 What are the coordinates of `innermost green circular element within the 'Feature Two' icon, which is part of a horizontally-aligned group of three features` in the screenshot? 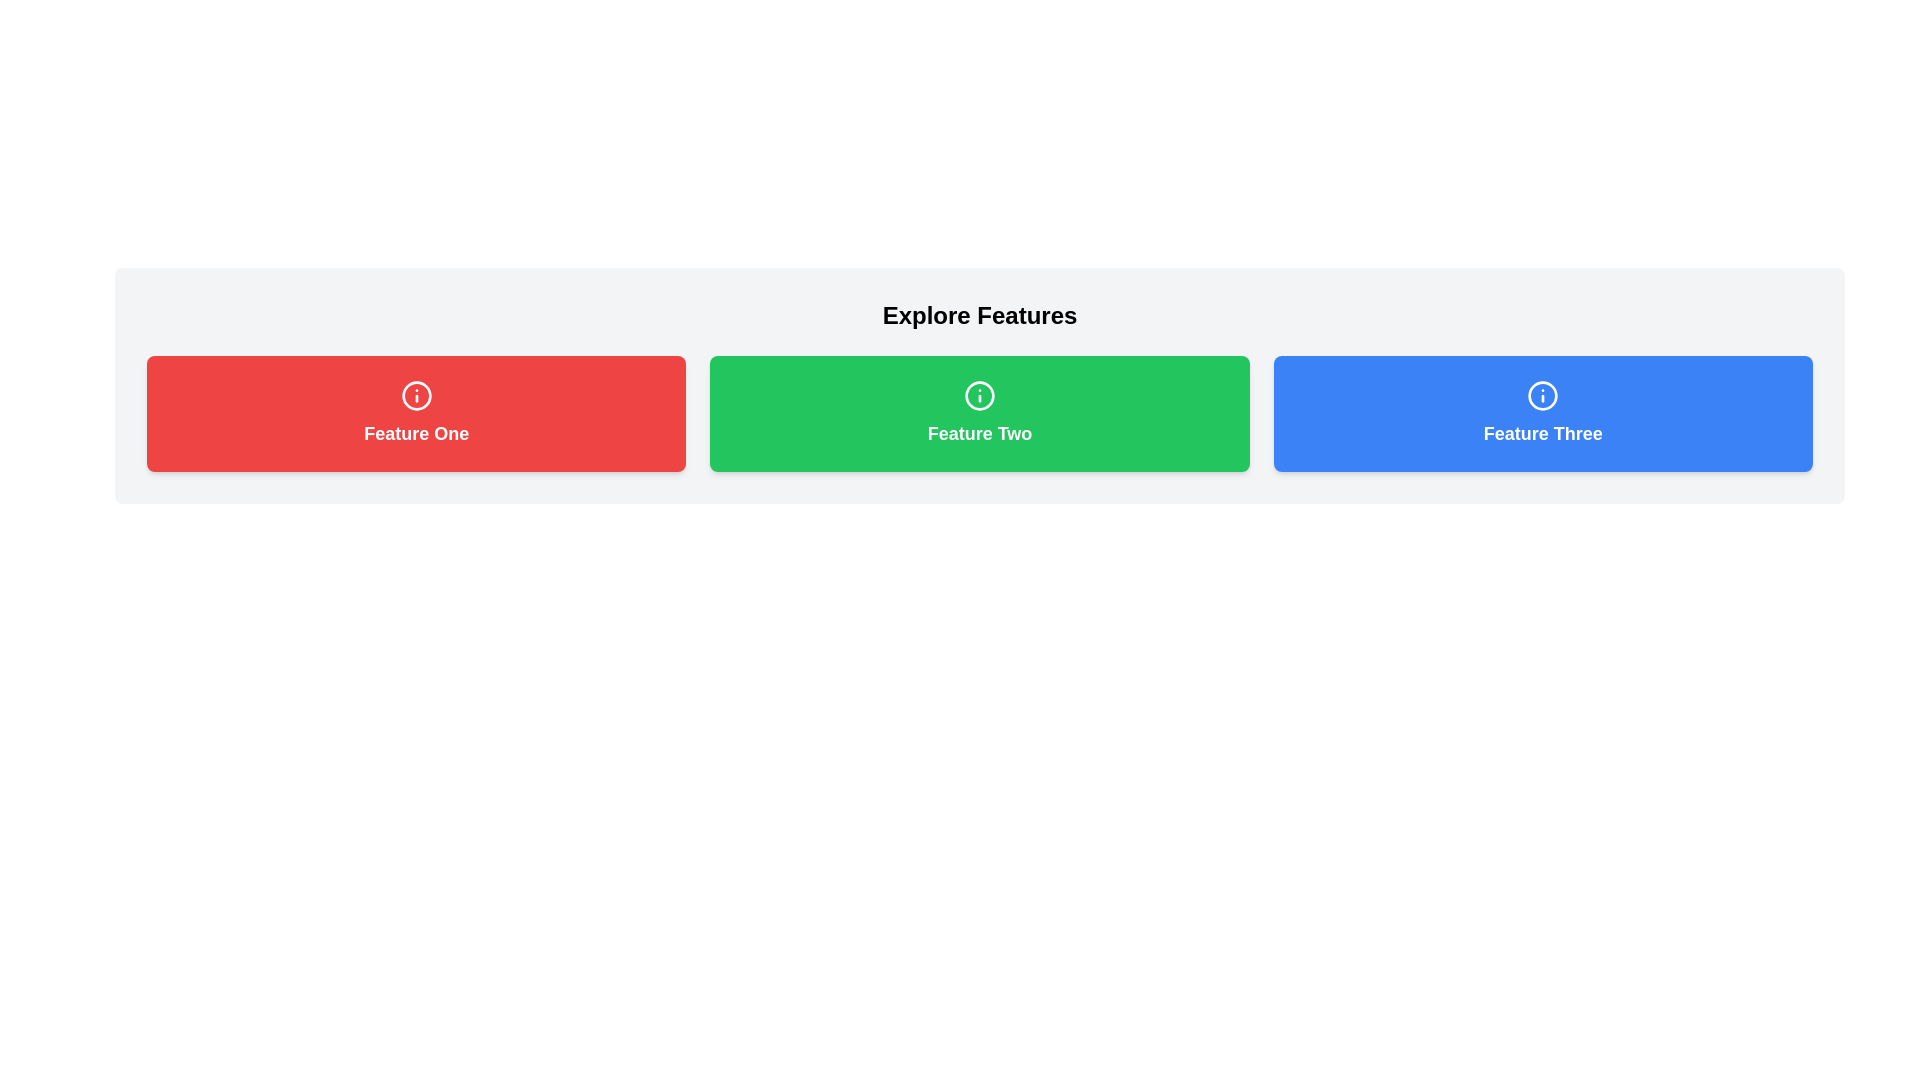 It's located at (979, 396).